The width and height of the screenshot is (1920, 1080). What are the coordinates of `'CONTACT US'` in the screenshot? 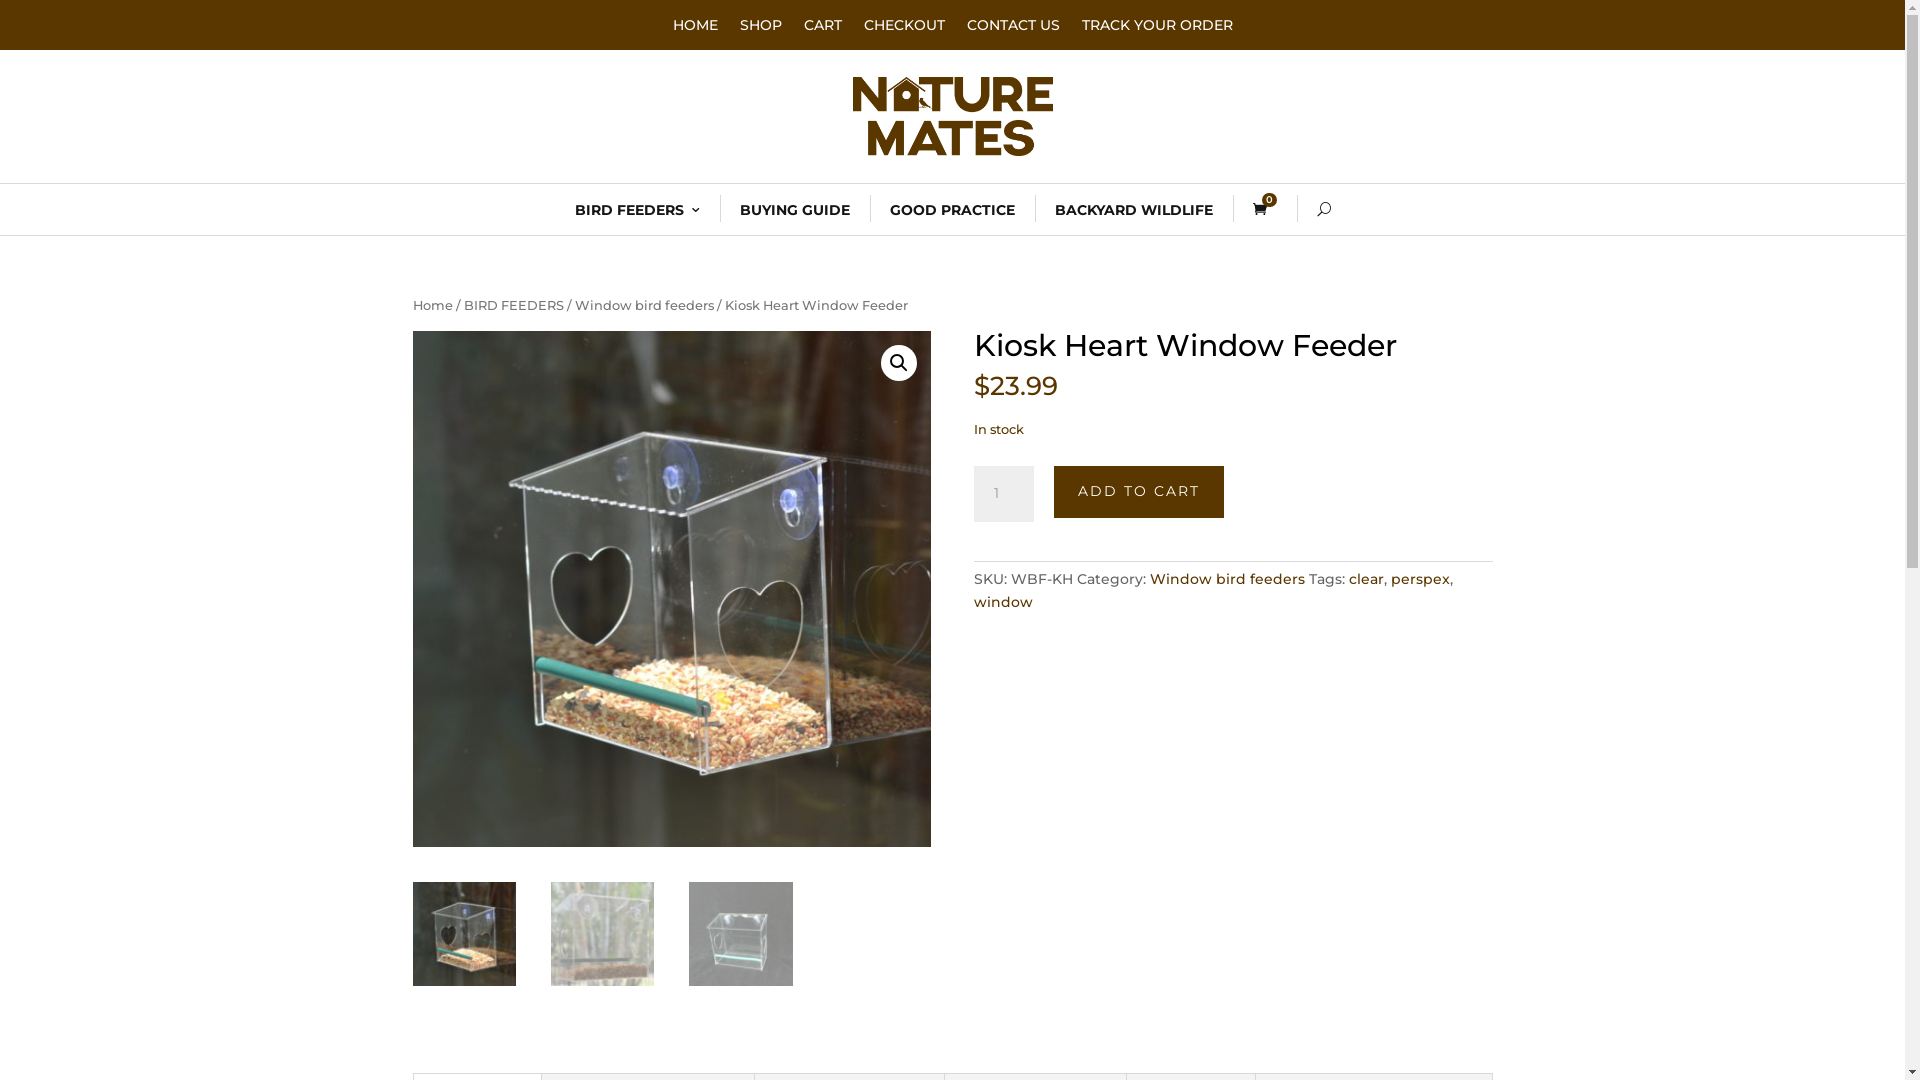 It's located at (1012, 29).